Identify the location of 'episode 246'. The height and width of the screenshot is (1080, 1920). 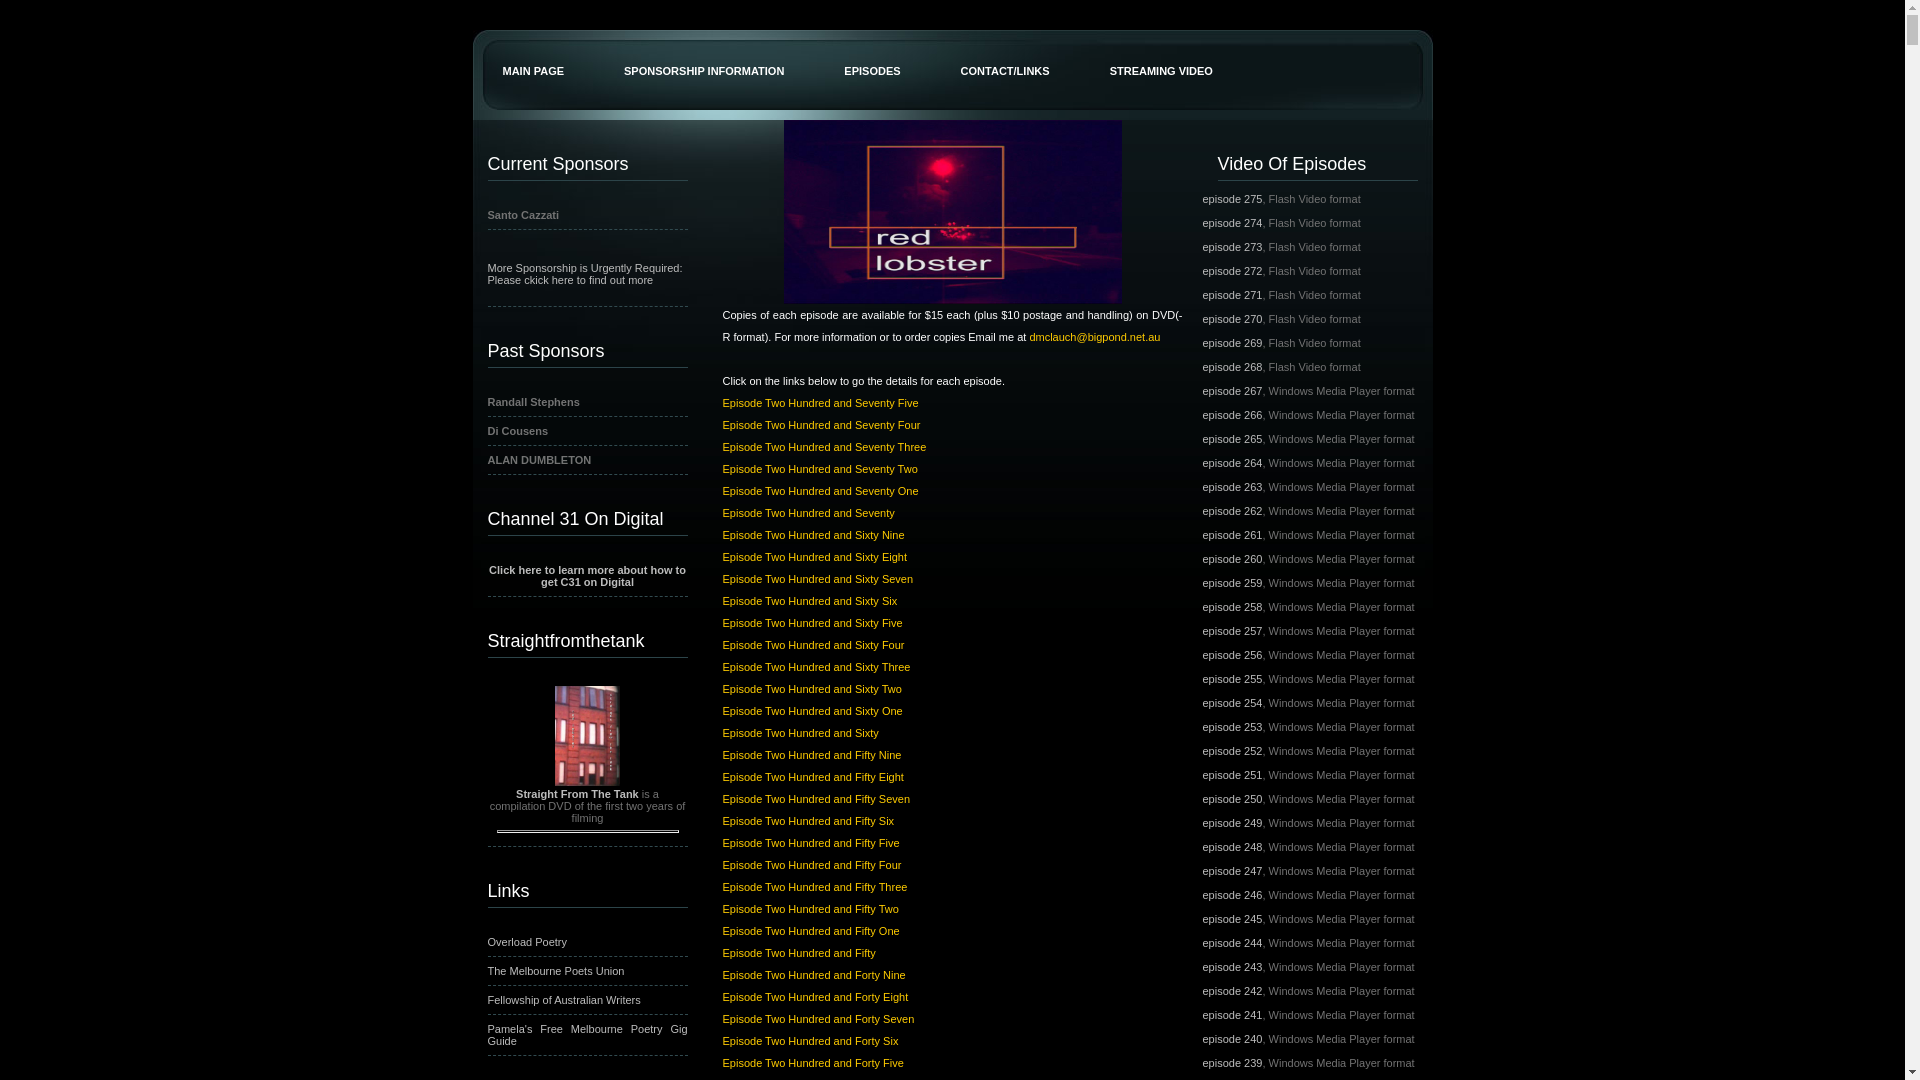
(1231, 893).